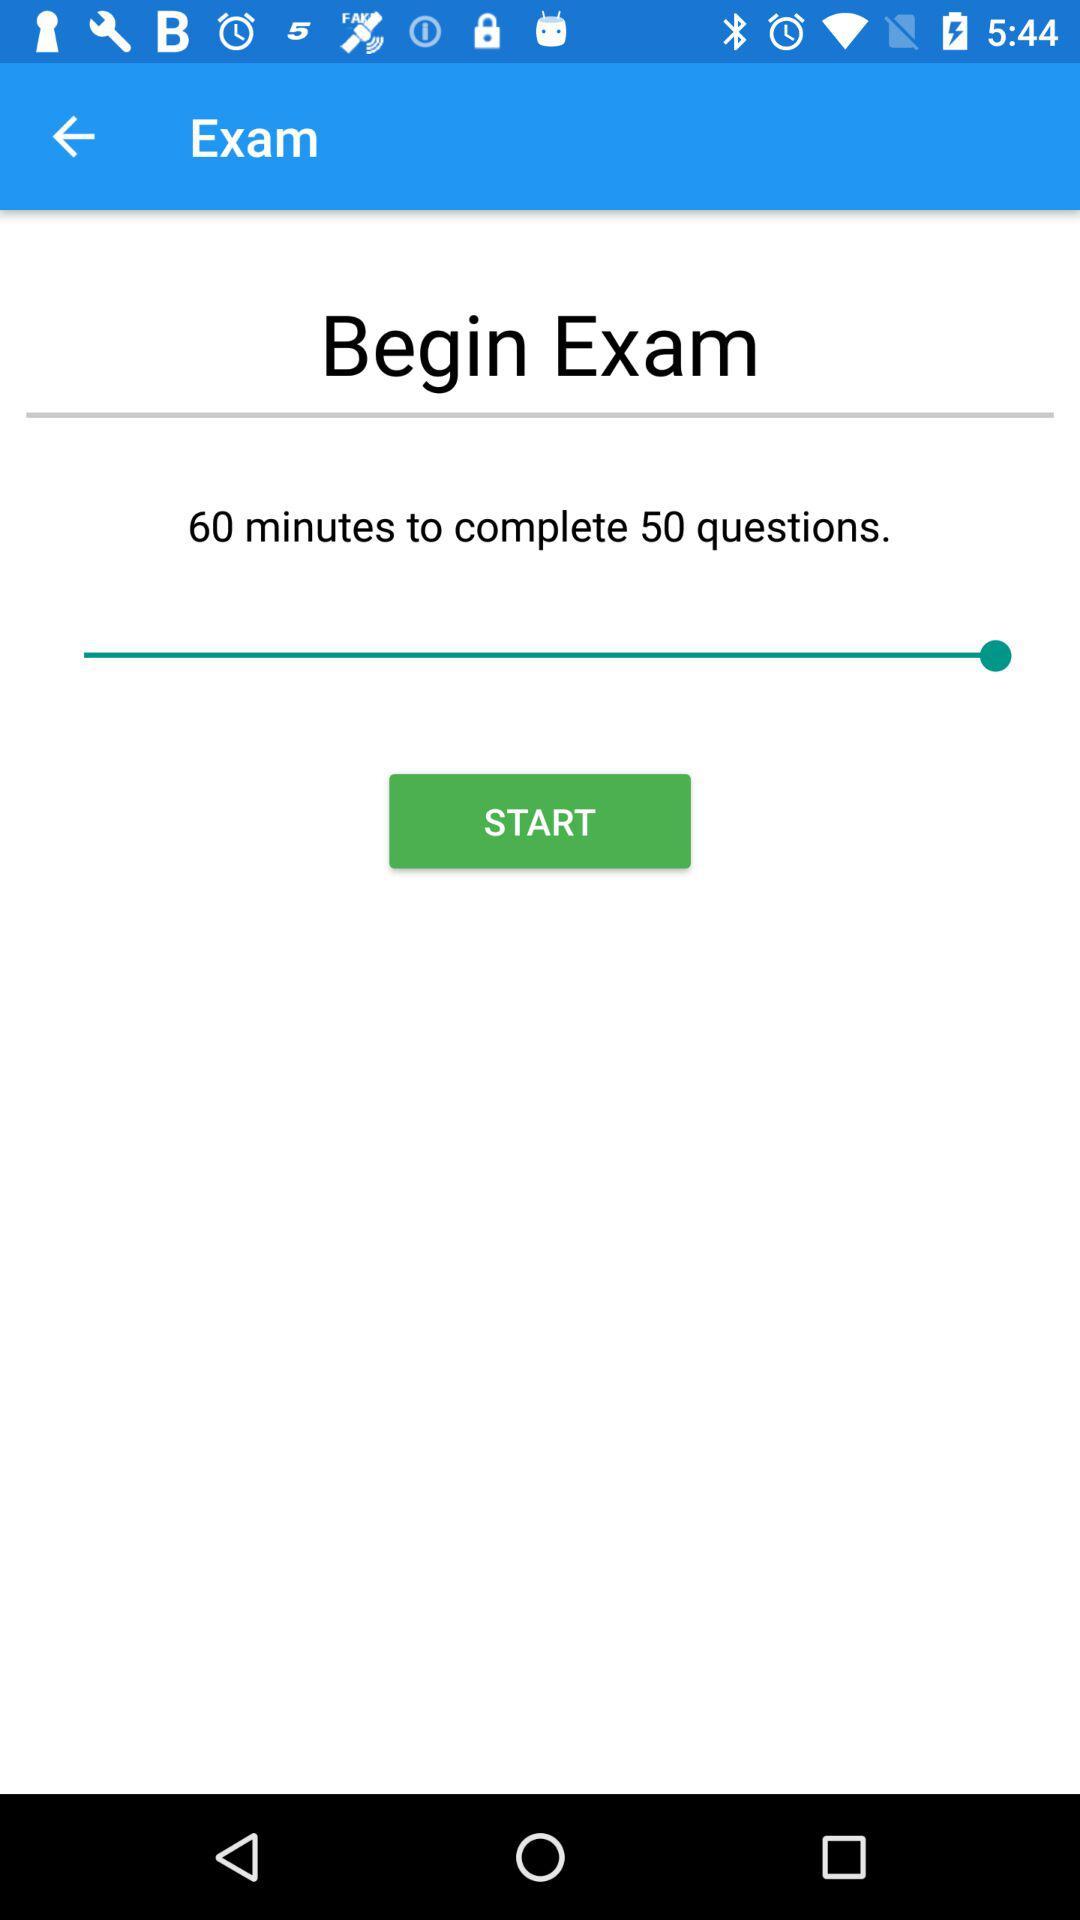 The image size is (1080, 1920). I want to click on the start icon, so click(540, 821).